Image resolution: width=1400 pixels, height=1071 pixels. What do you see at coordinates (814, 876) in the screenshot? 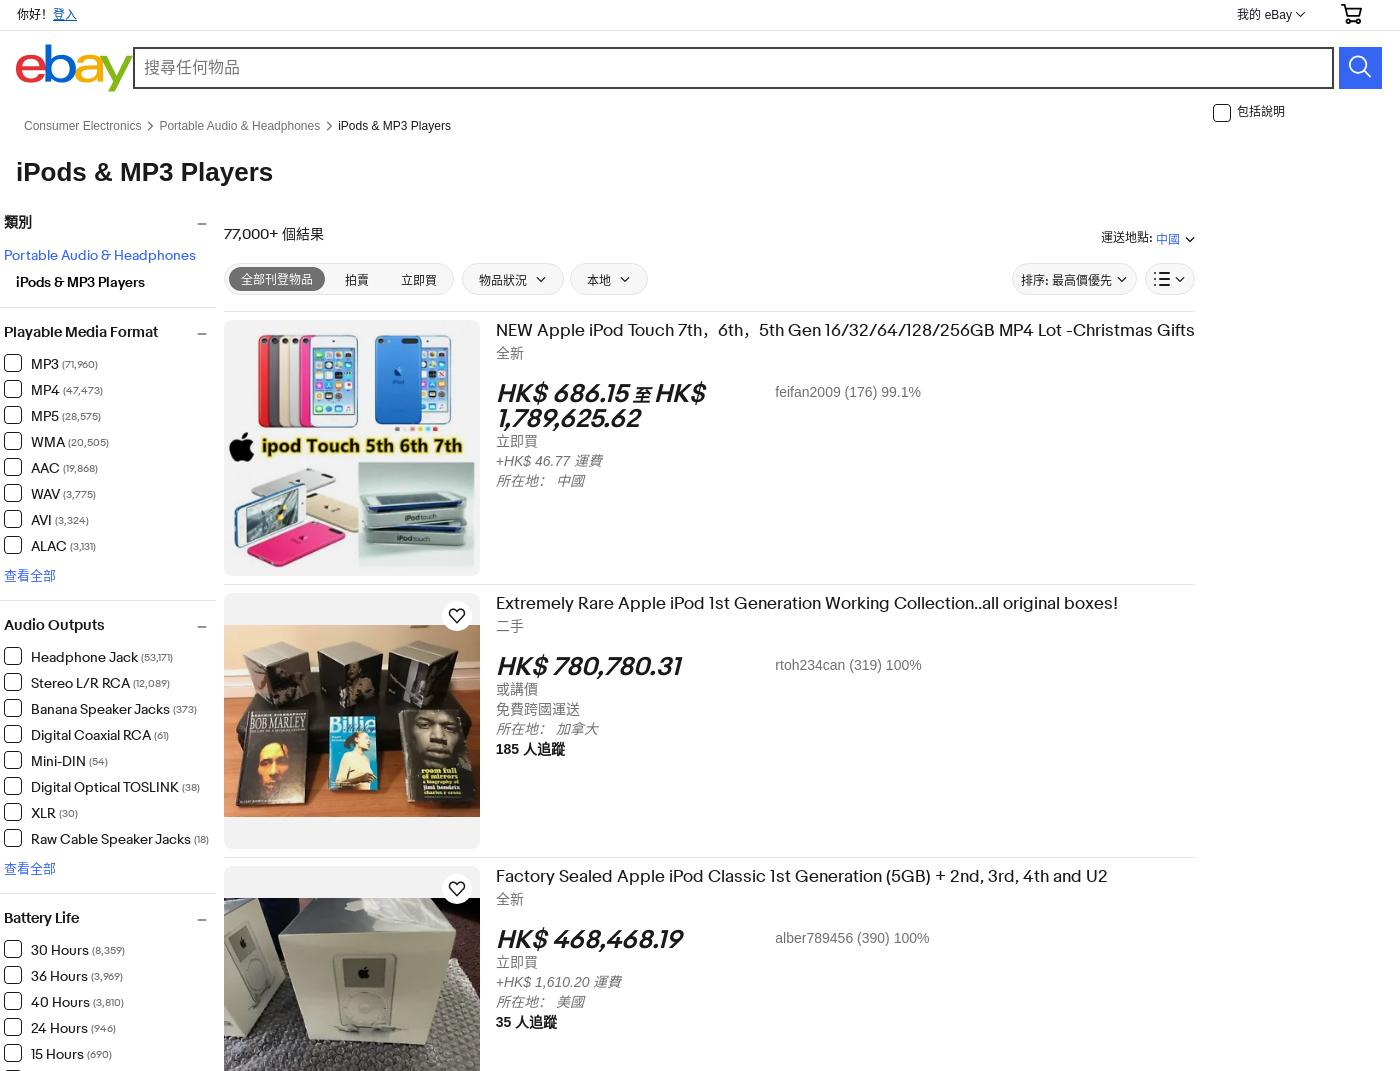
I see `'Factory Sealed Apple iPod Classic 1st Generation (5GB) + 2nd, 3rd, 4th and U2'` at bounding box center [814, 876].